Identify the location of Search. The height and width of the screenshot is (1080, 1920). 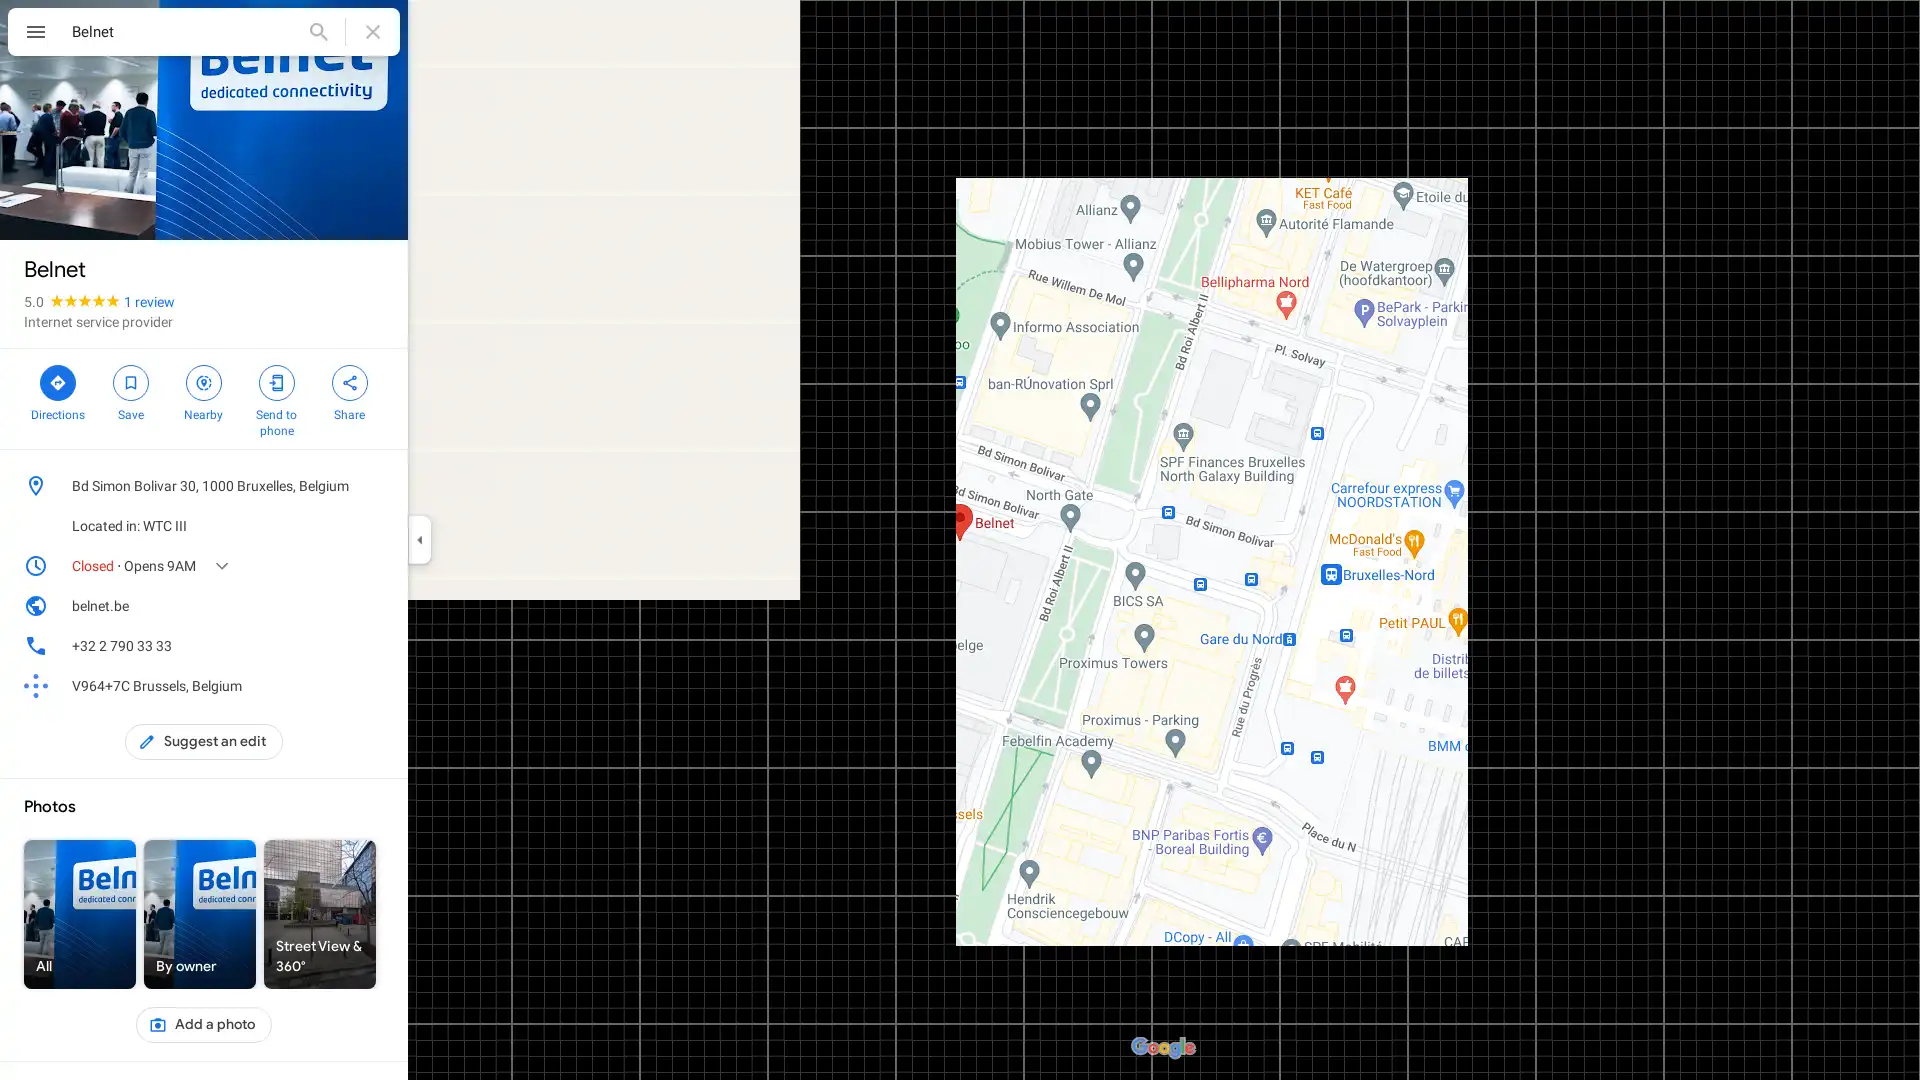
(317, 31).